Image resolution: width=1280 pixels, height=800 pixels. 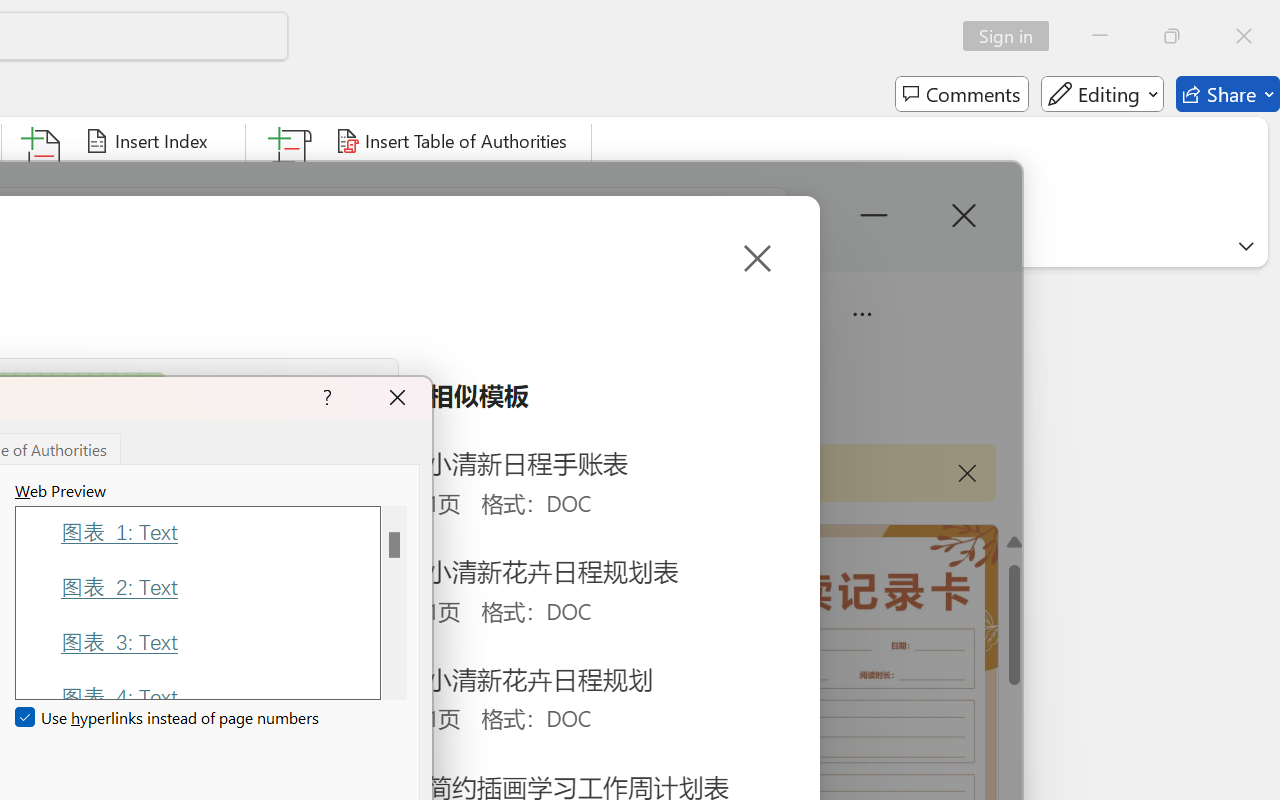 What do you see at coordinates (1101, 94) in the screenshot?
I see `'Editing'` at bounding box center [1101, 94].